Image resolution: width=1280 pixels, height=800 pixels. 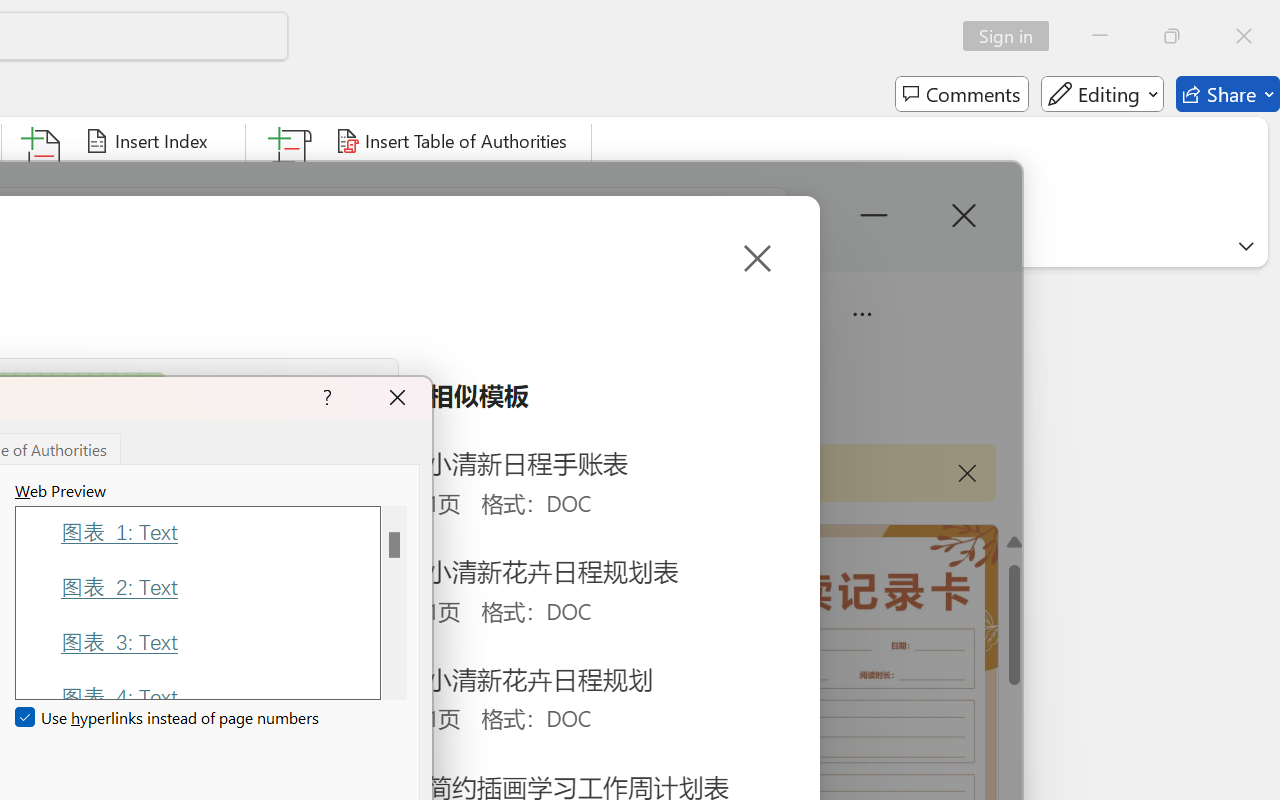 What do you see at coordinates (1101, 94) in the screenshot?
I see `'Editing'` at bounding box center [1101, 94].